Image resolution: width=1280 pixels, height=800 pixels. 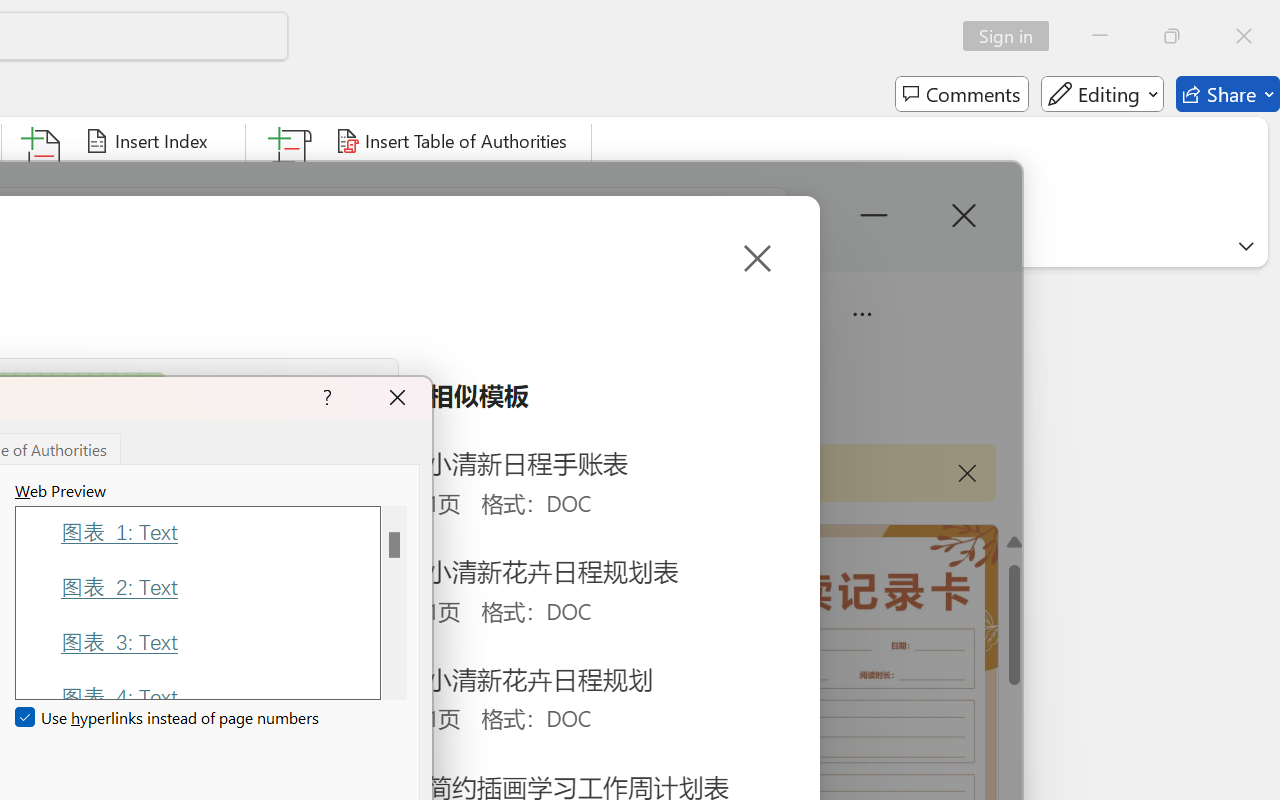 What do you see at coordinates (1101, 94) in the screenshot?
I see `'Editing'` at bounding box center [1101, 94].